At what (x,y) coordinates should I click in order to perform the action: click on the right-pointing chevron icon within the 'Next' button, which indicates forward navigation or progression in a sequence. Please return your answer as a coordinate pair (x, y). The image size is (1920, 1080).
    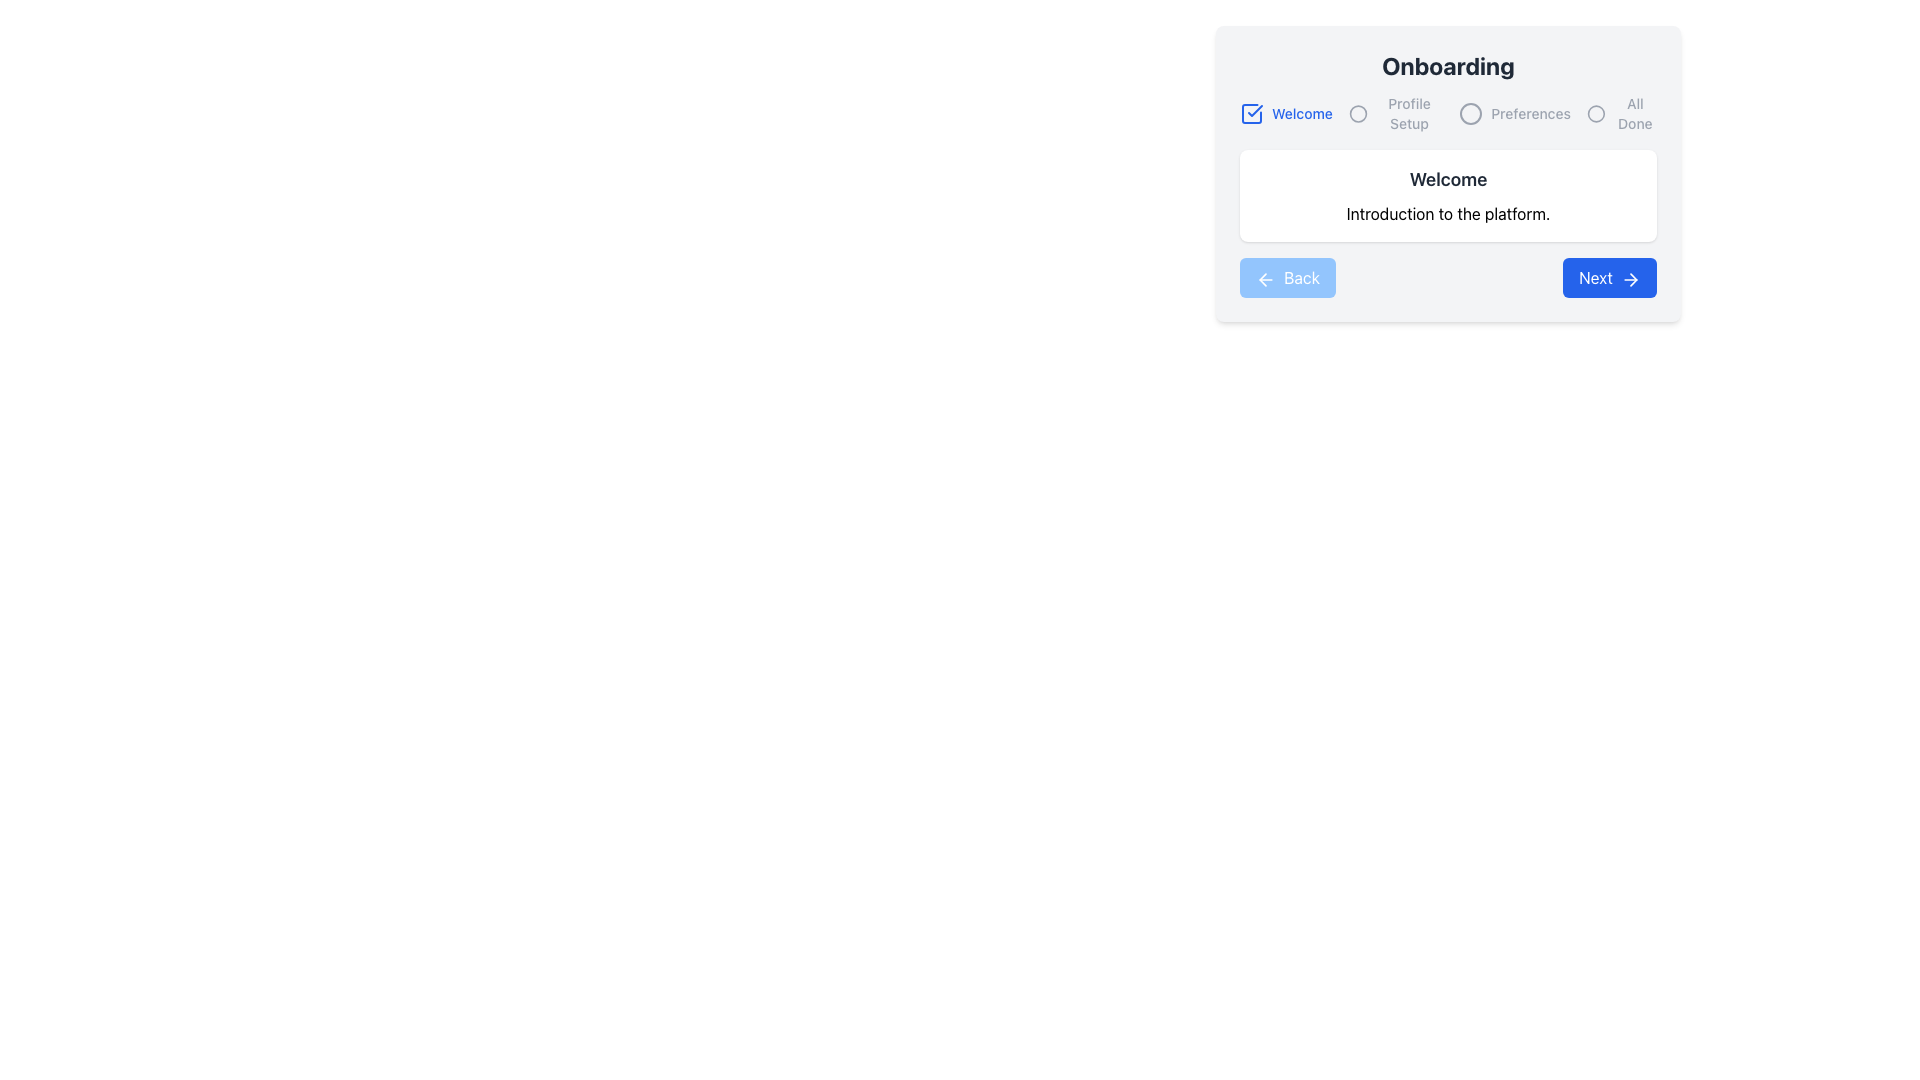
    Looking at the image, I should click on (1633, 279).